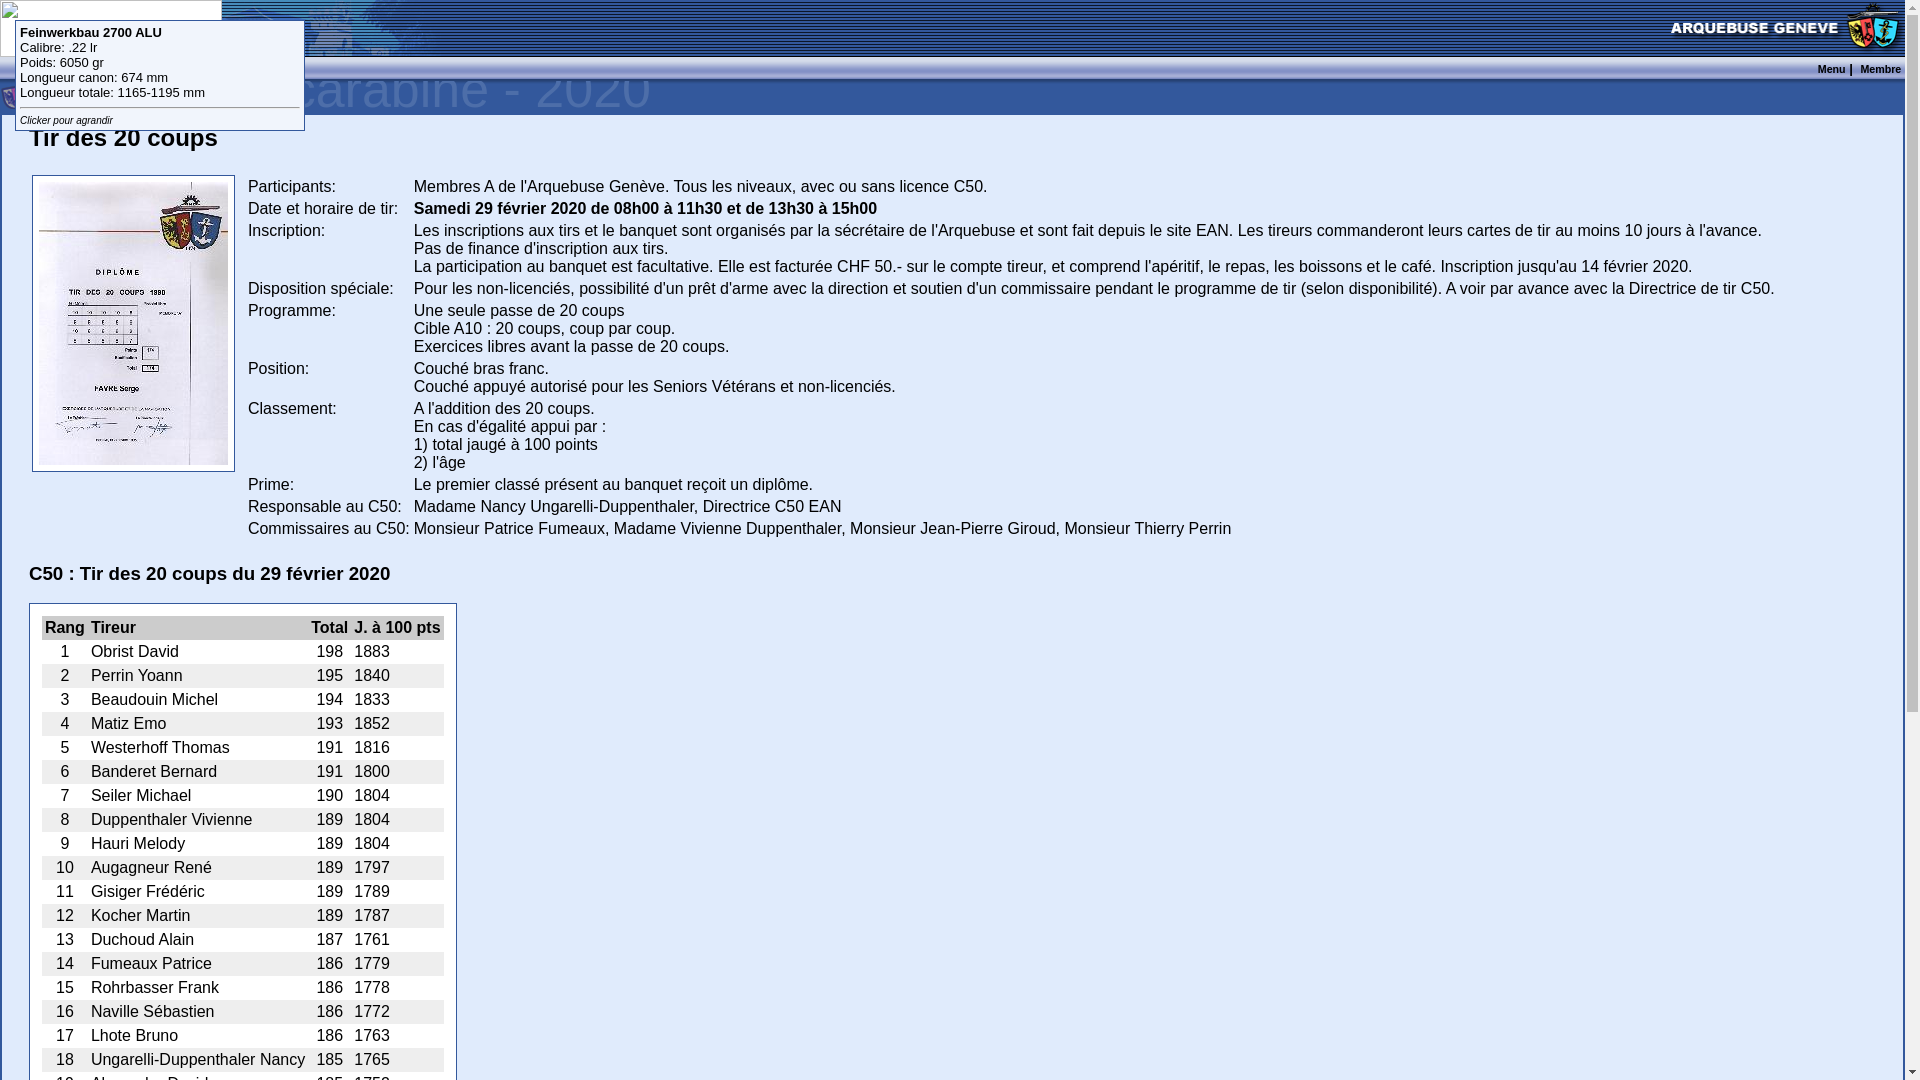 This screenshot has height=1080, width=1920. What do you see at coordinates (1879, 67) in the screenshot?
I see `'Membre'` at bounding box center [1879, 67].